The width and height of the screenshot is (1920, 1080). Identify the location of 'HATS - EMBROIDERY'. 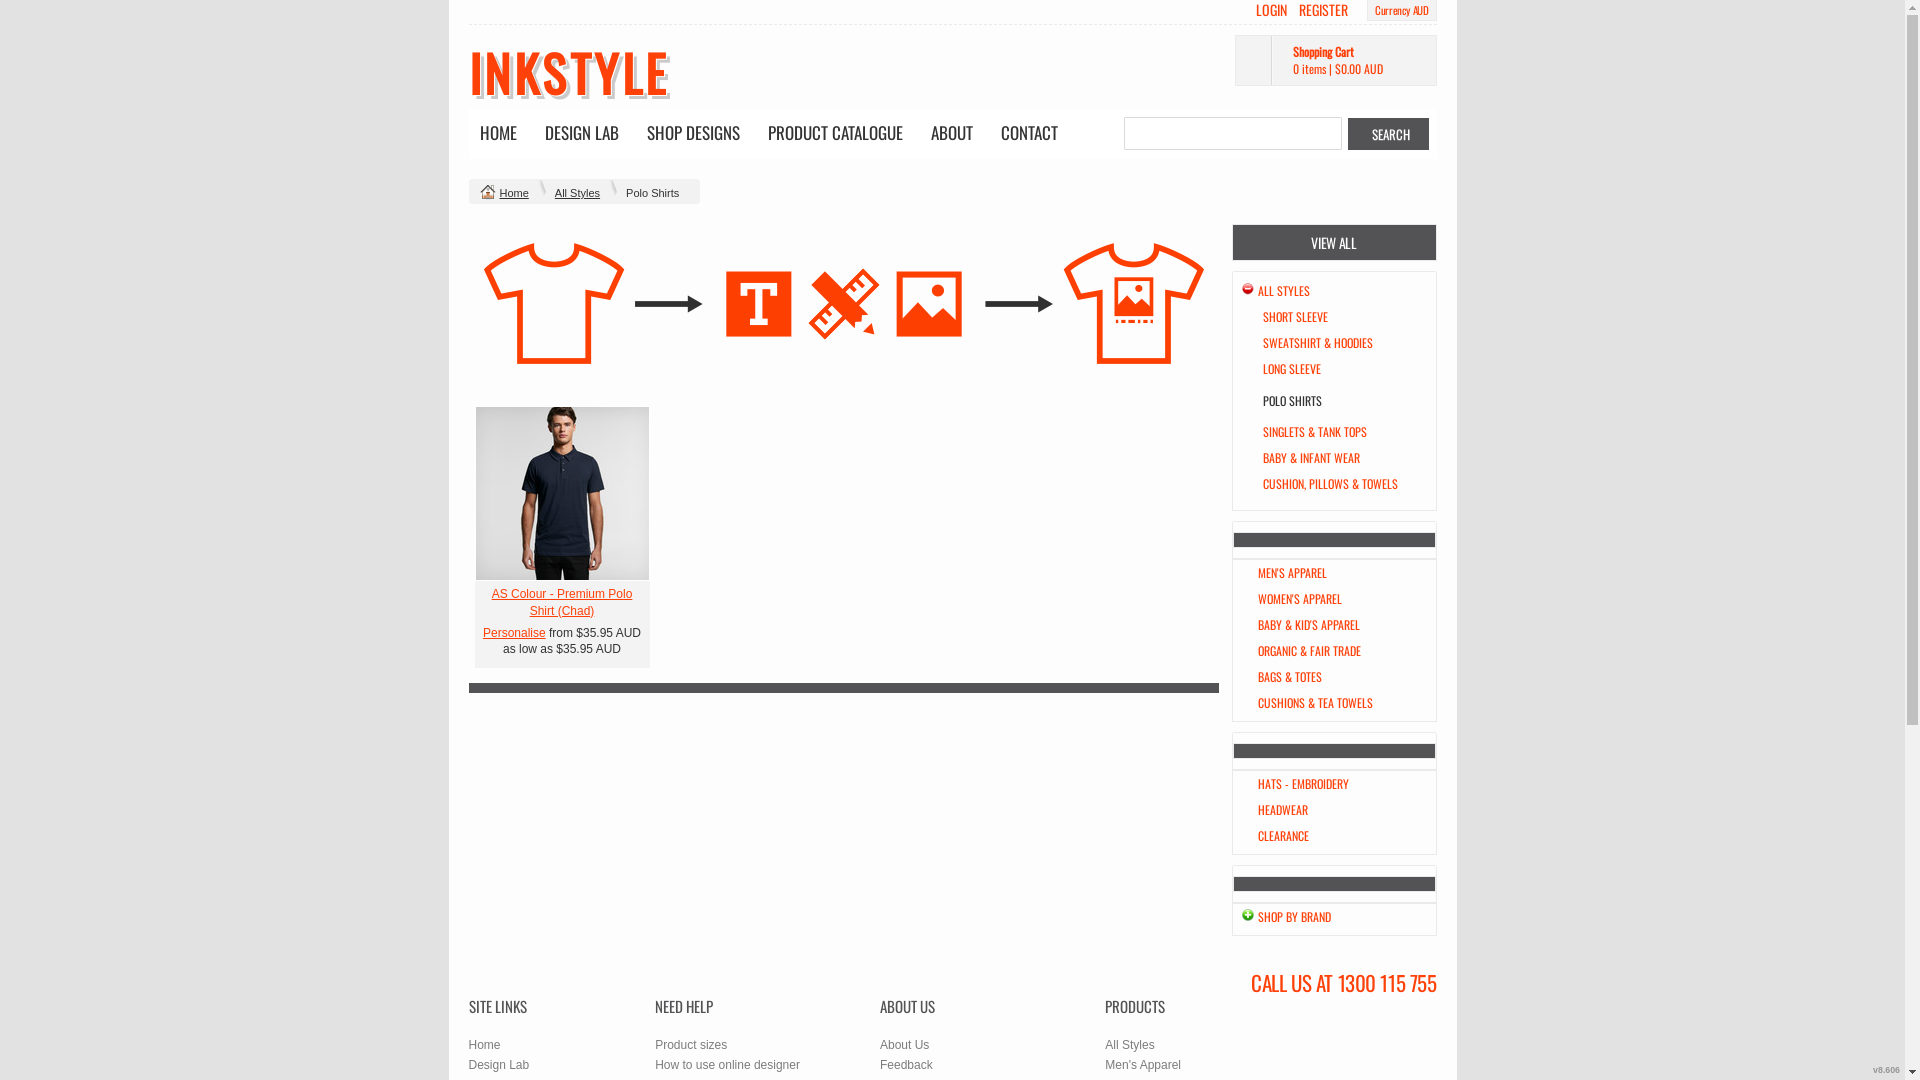
(1303, 782).